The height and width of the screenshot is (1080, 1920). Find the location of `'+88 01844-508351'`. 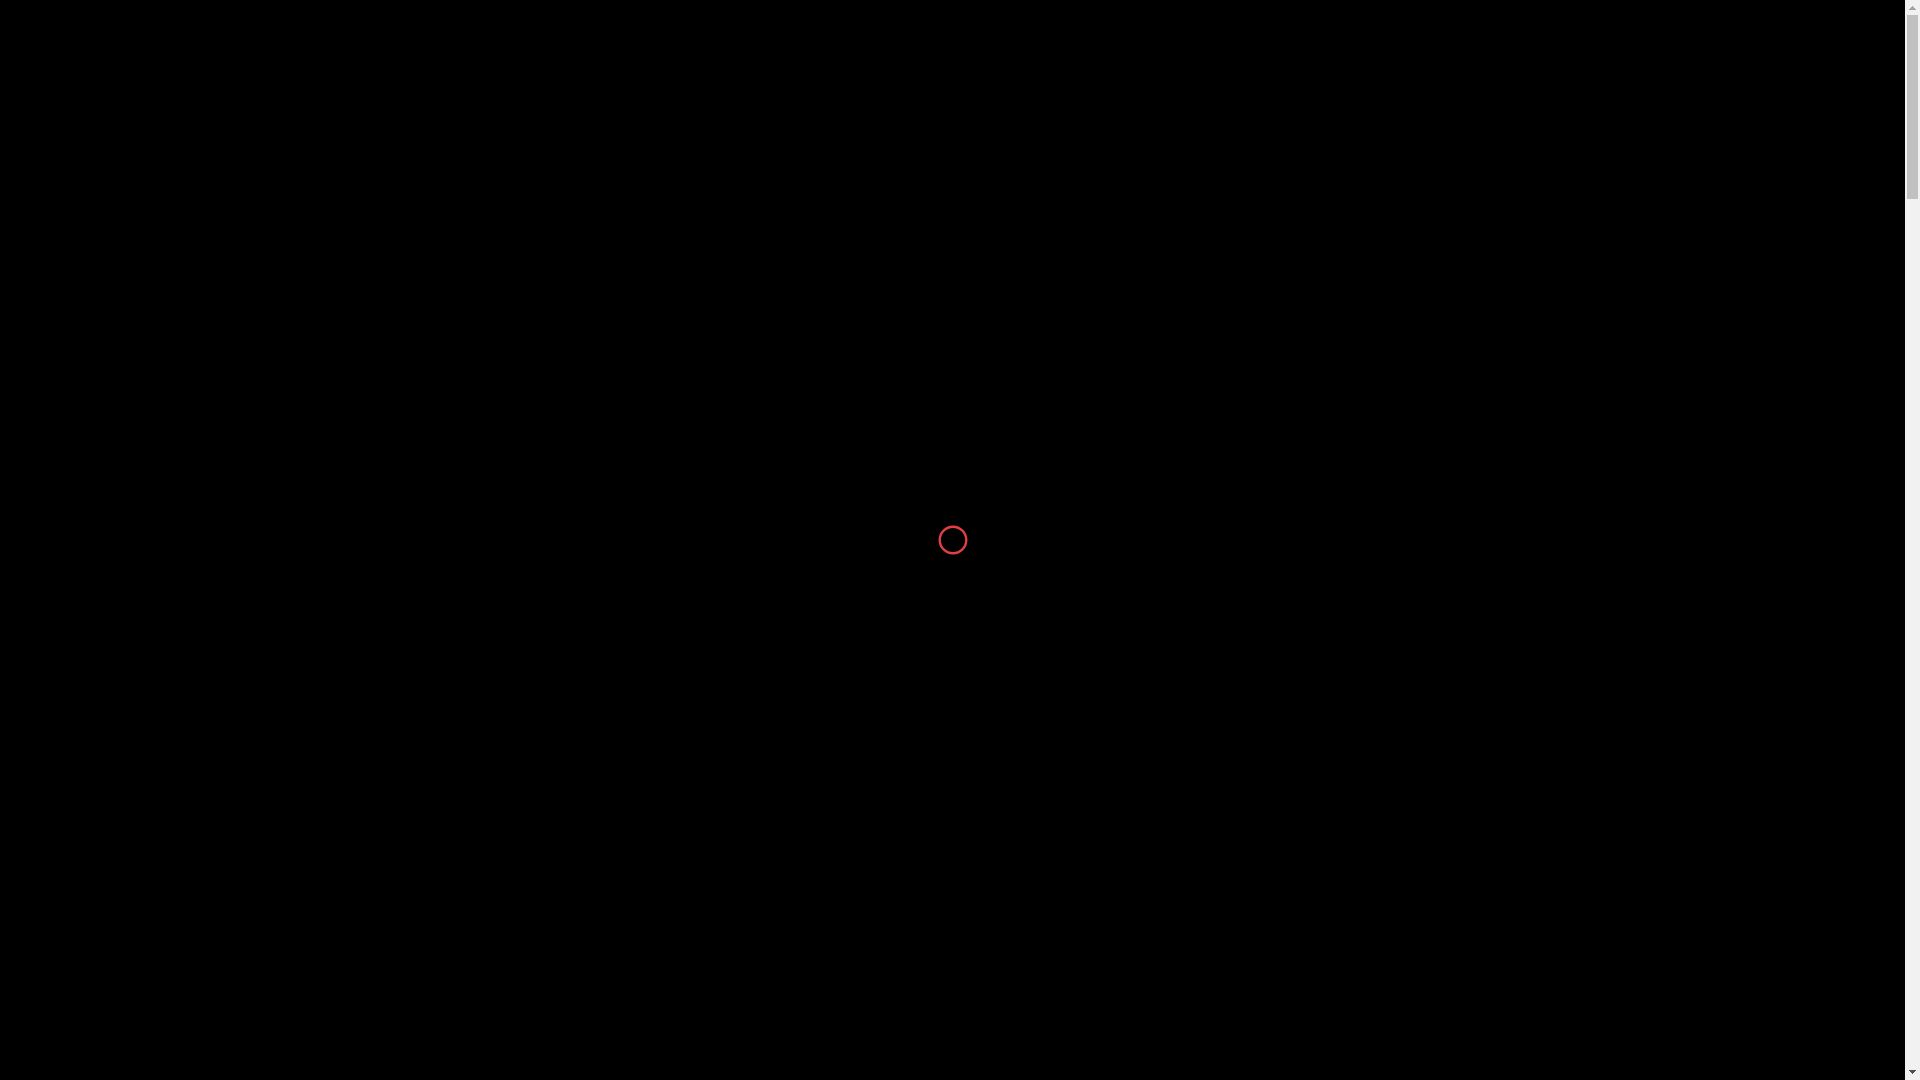

'+88 01844-508351' is located at coordinates (133, 17).